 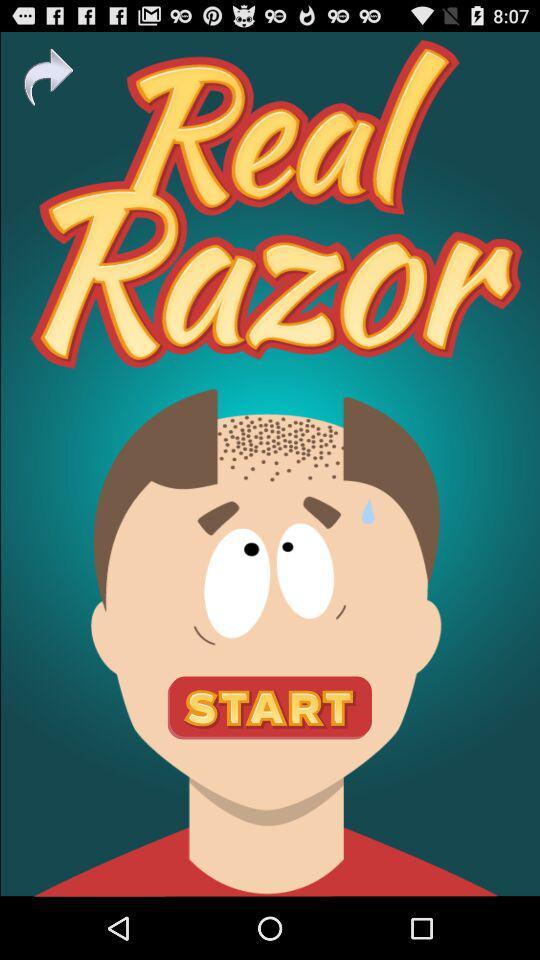 I want to click on item at the bottom, so click(x=269, y=708).